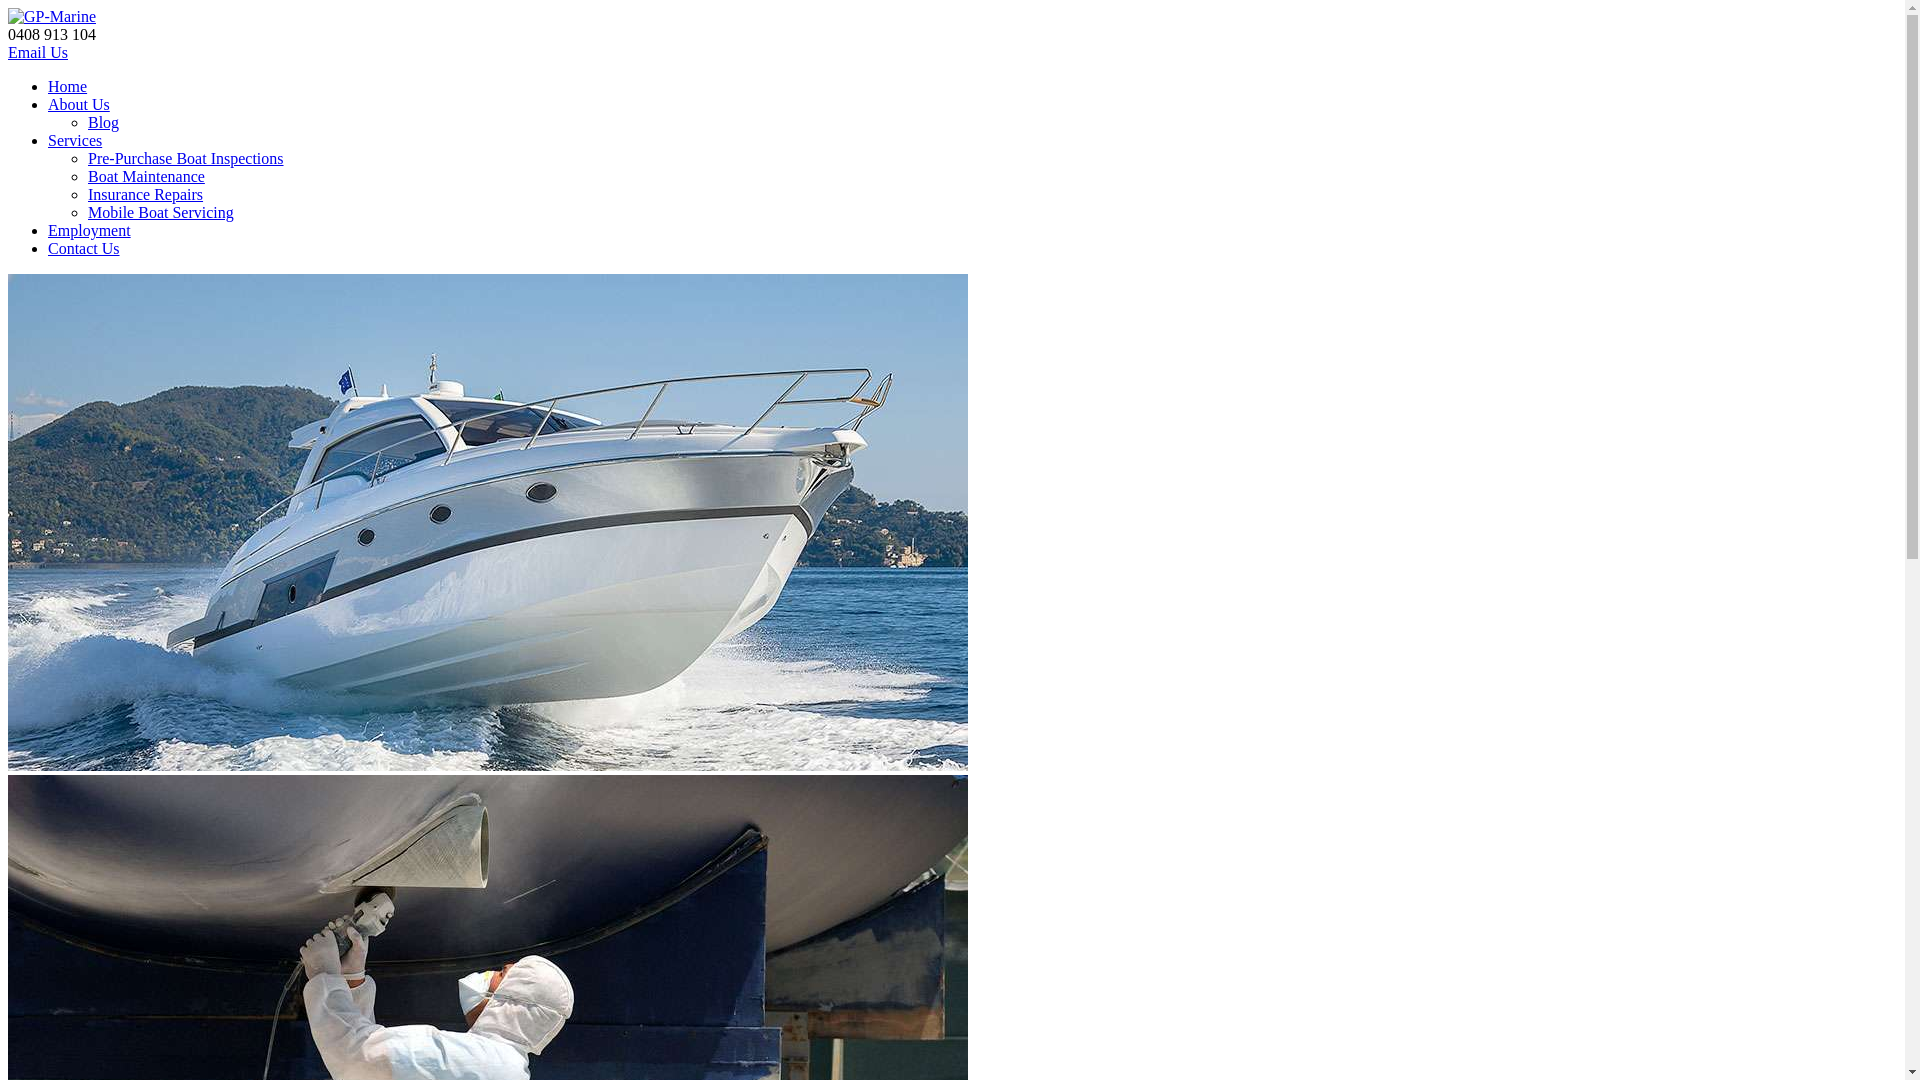 The width and height of the screenshot is (1920, 1080). What do you see at coordinates (186, 157) in the screenshot?
I see `'Pre-Purchase Boat Inspections'` at bounding box center [186, 157].